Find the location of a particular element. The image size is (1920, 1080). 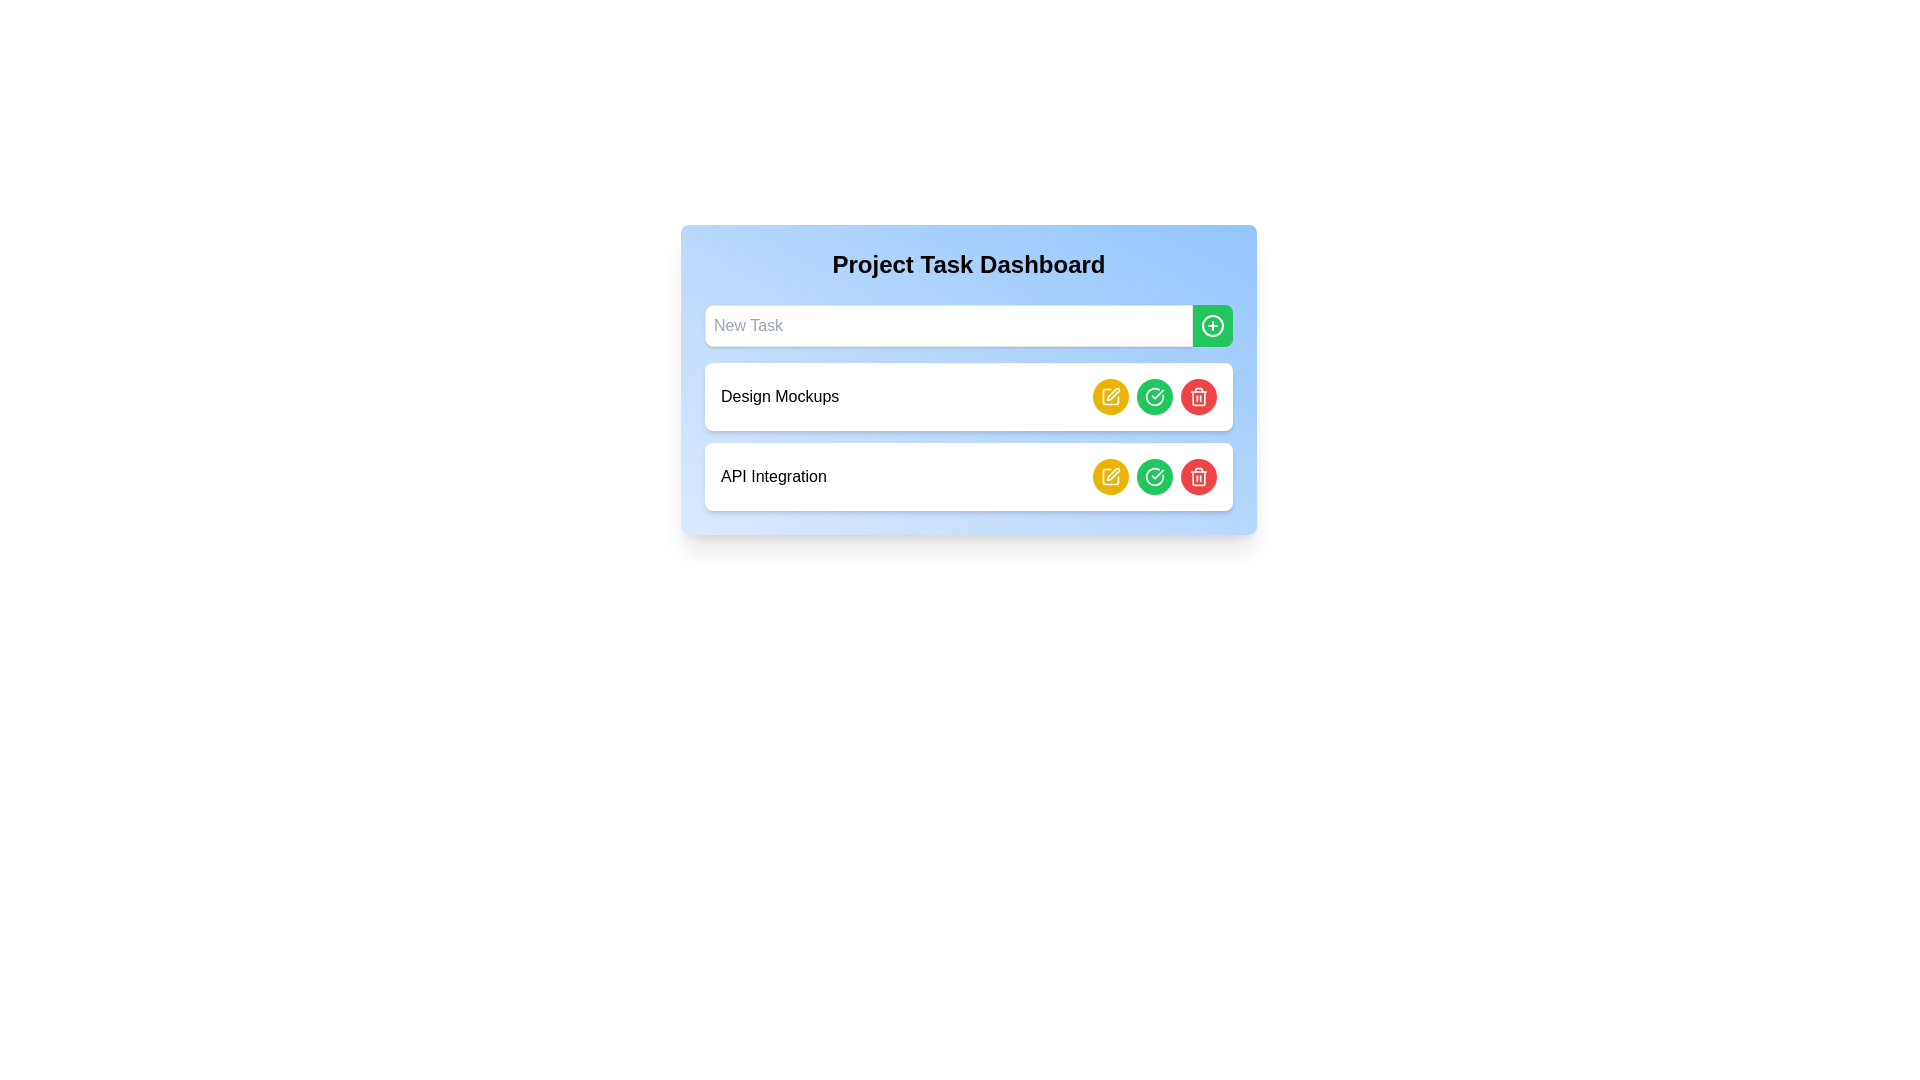

the button containing the green circle outlined with a white border, which is part of the plus icon located in the top-right corner of the blue panel with the search bar labeled 'New Task' is located at coordinates (1212, 325).